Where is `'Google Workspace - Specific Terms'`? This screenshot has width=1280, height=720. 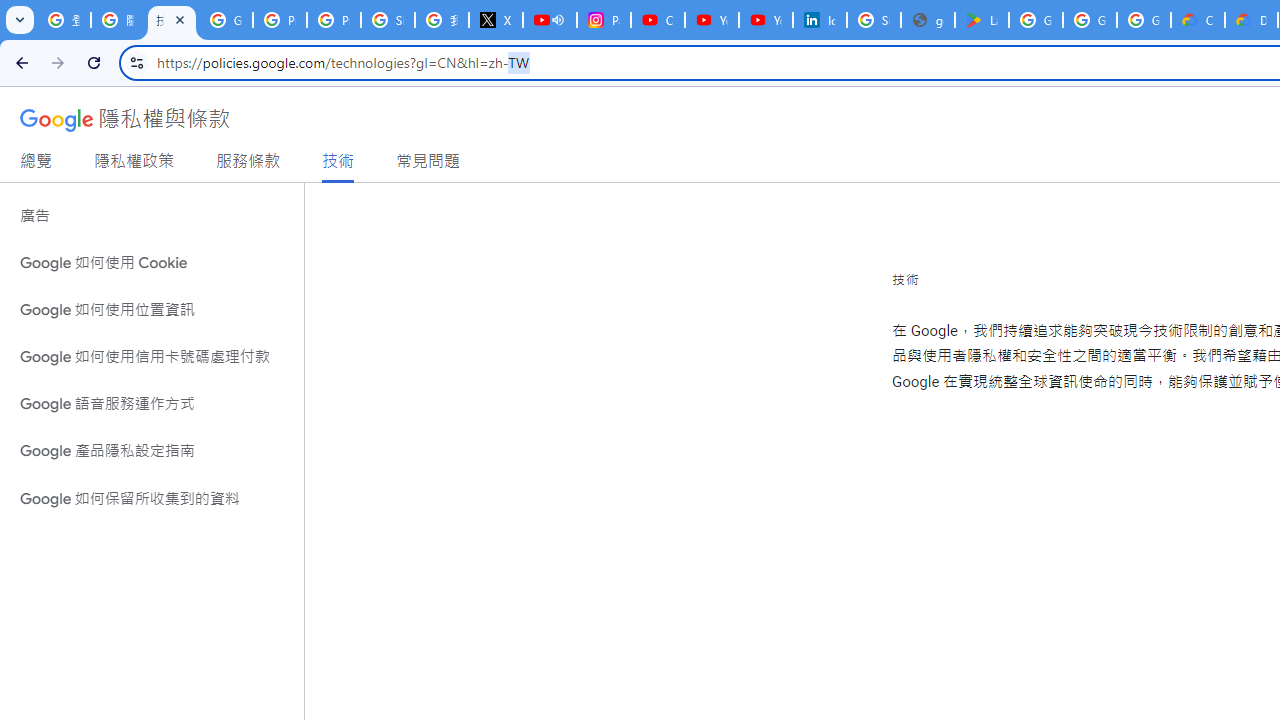 'Google Workspace - Specific Terms' is located at coordinates (1088, 20).